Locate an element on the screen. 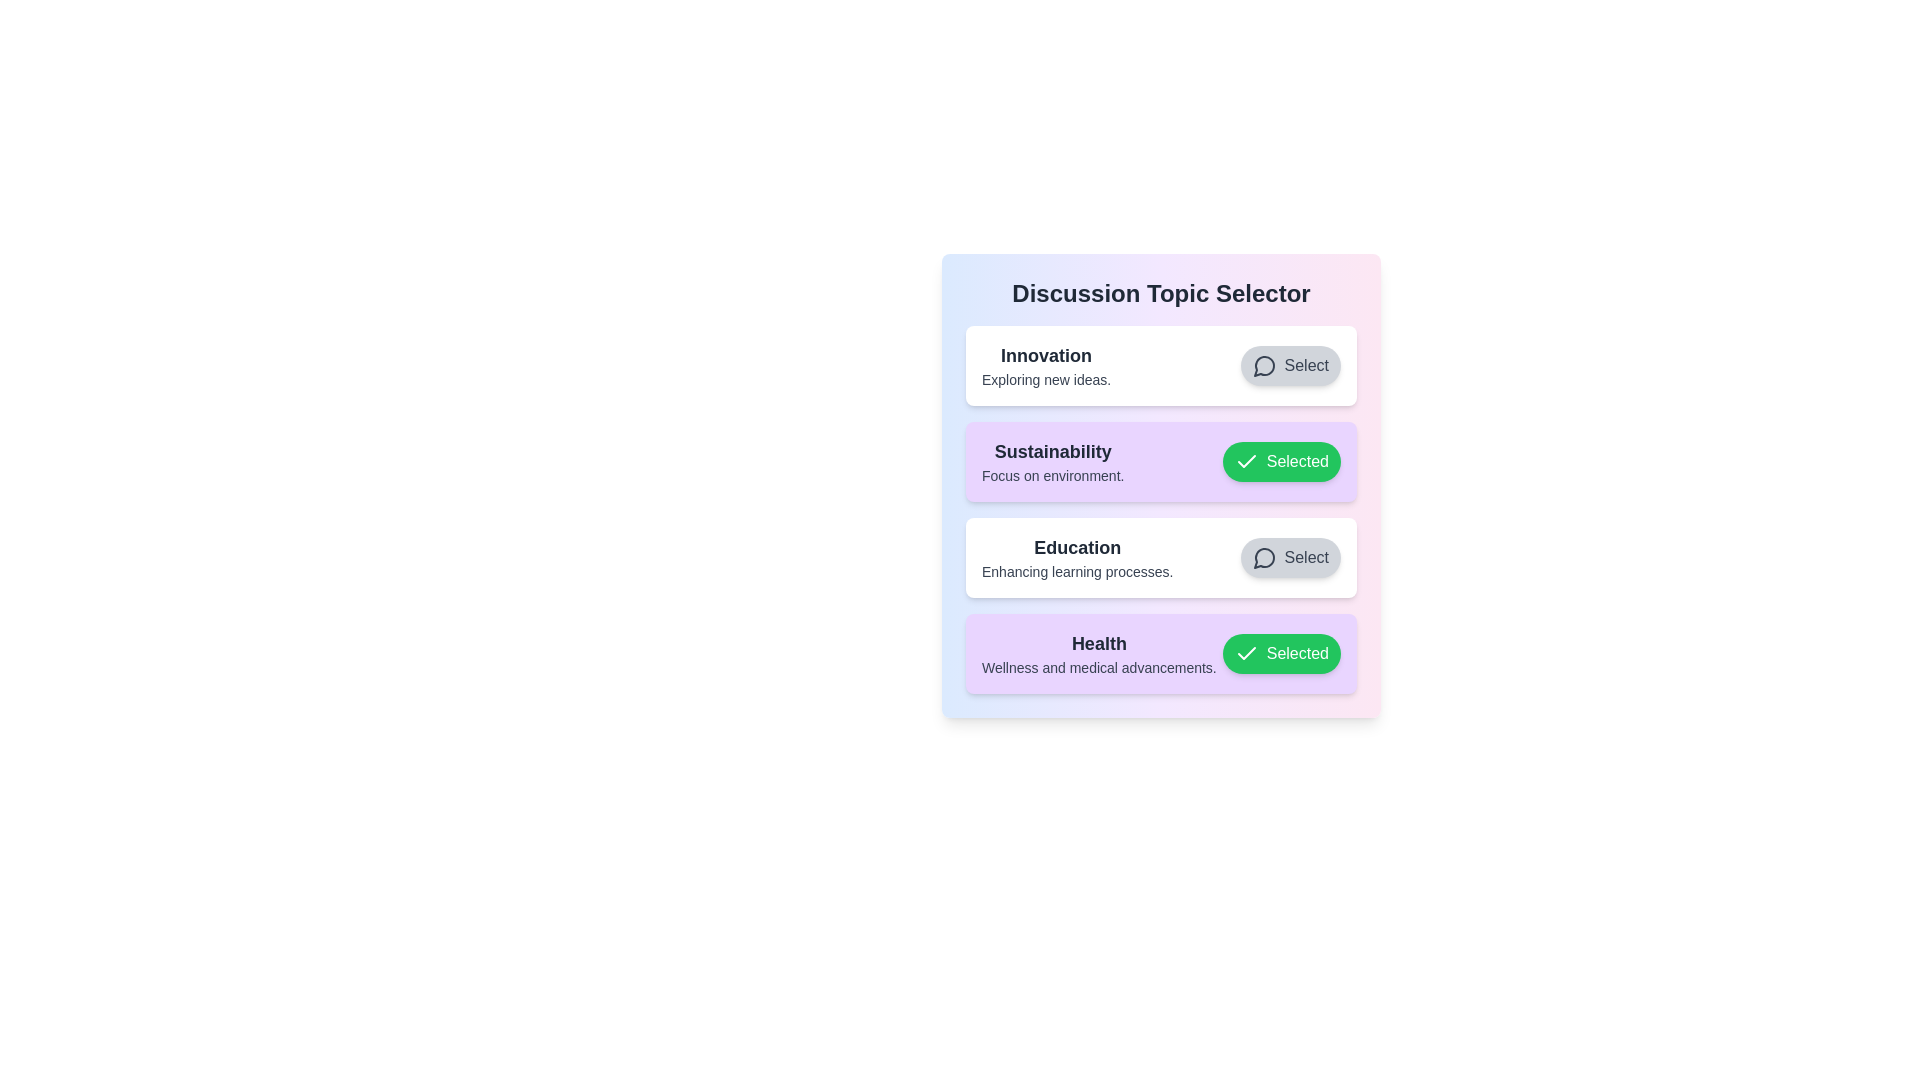 The height and width of the screenshot is (1080, 1920). the topic Innovation to trigger the scaling effect is located at coordinates (1161, 366).